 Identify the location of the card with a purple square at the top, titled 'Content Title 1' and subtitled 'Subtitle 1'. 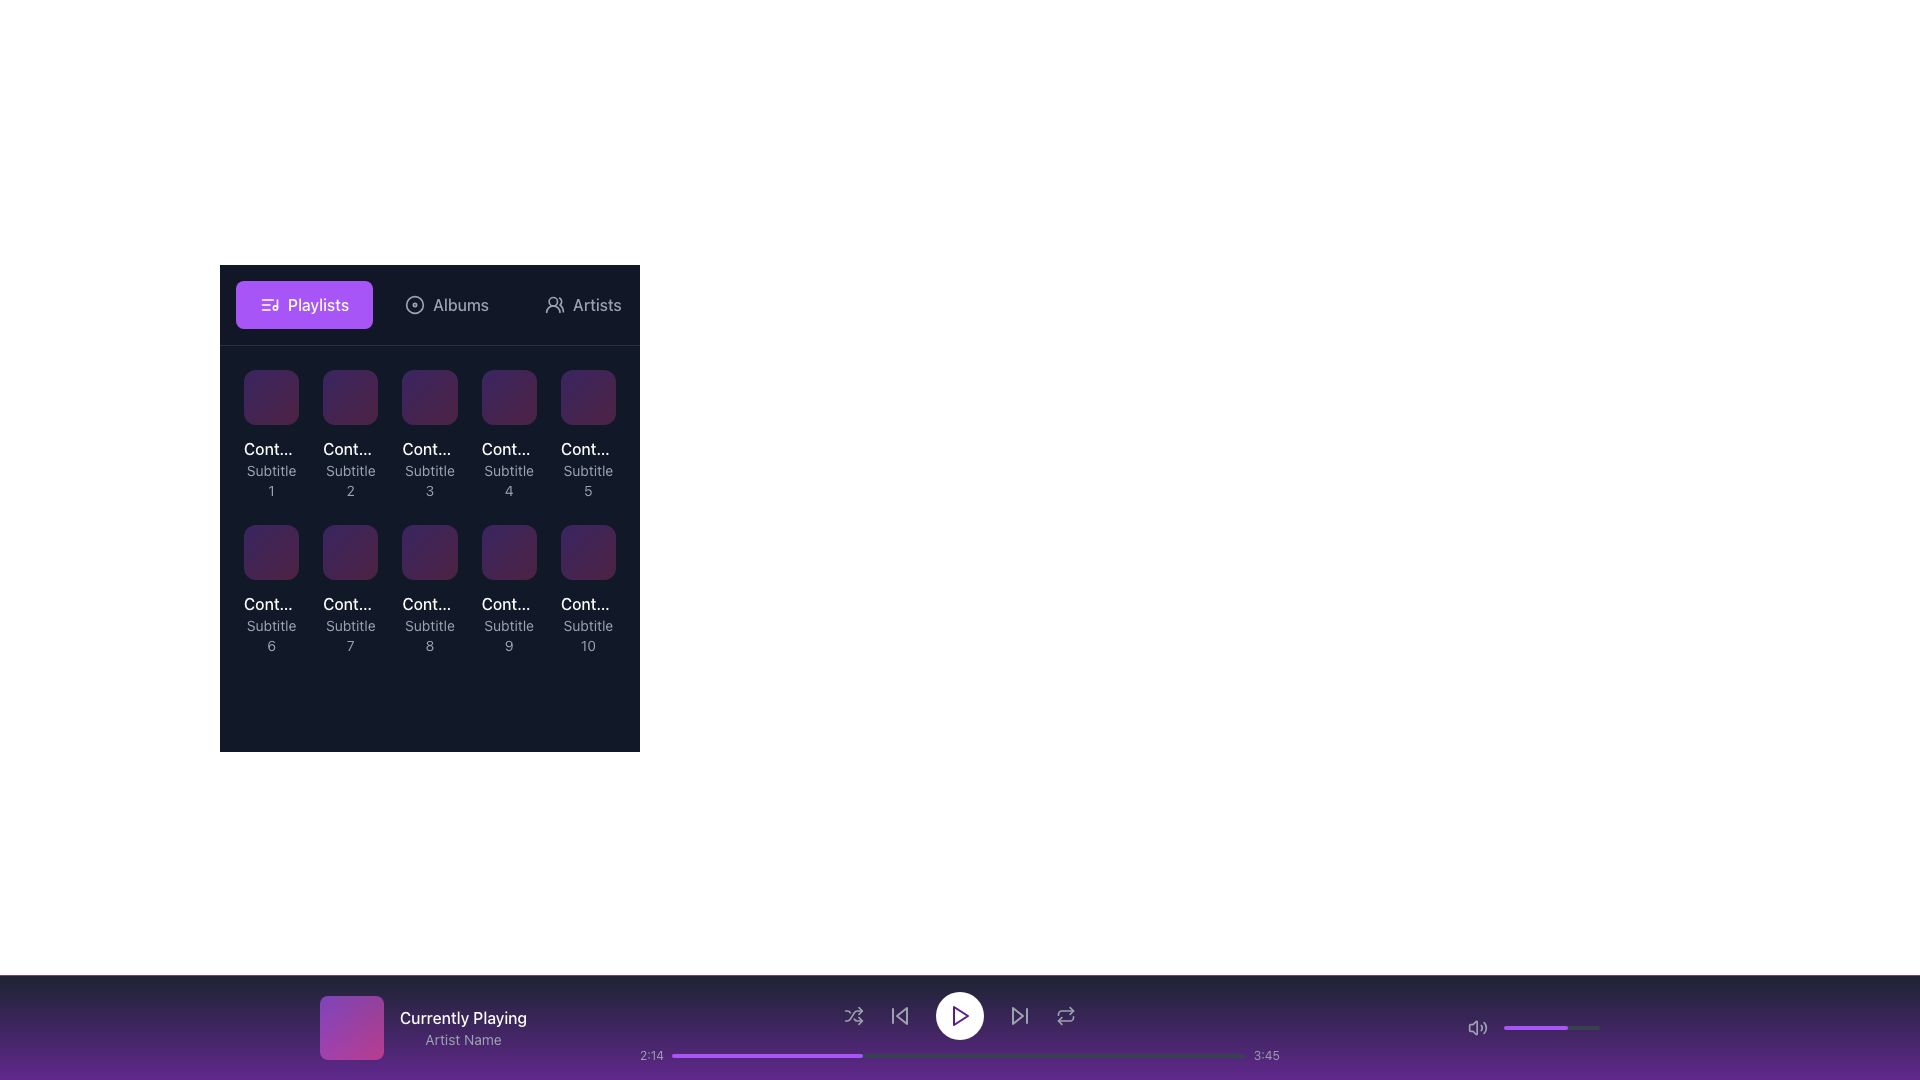
(270, 434).